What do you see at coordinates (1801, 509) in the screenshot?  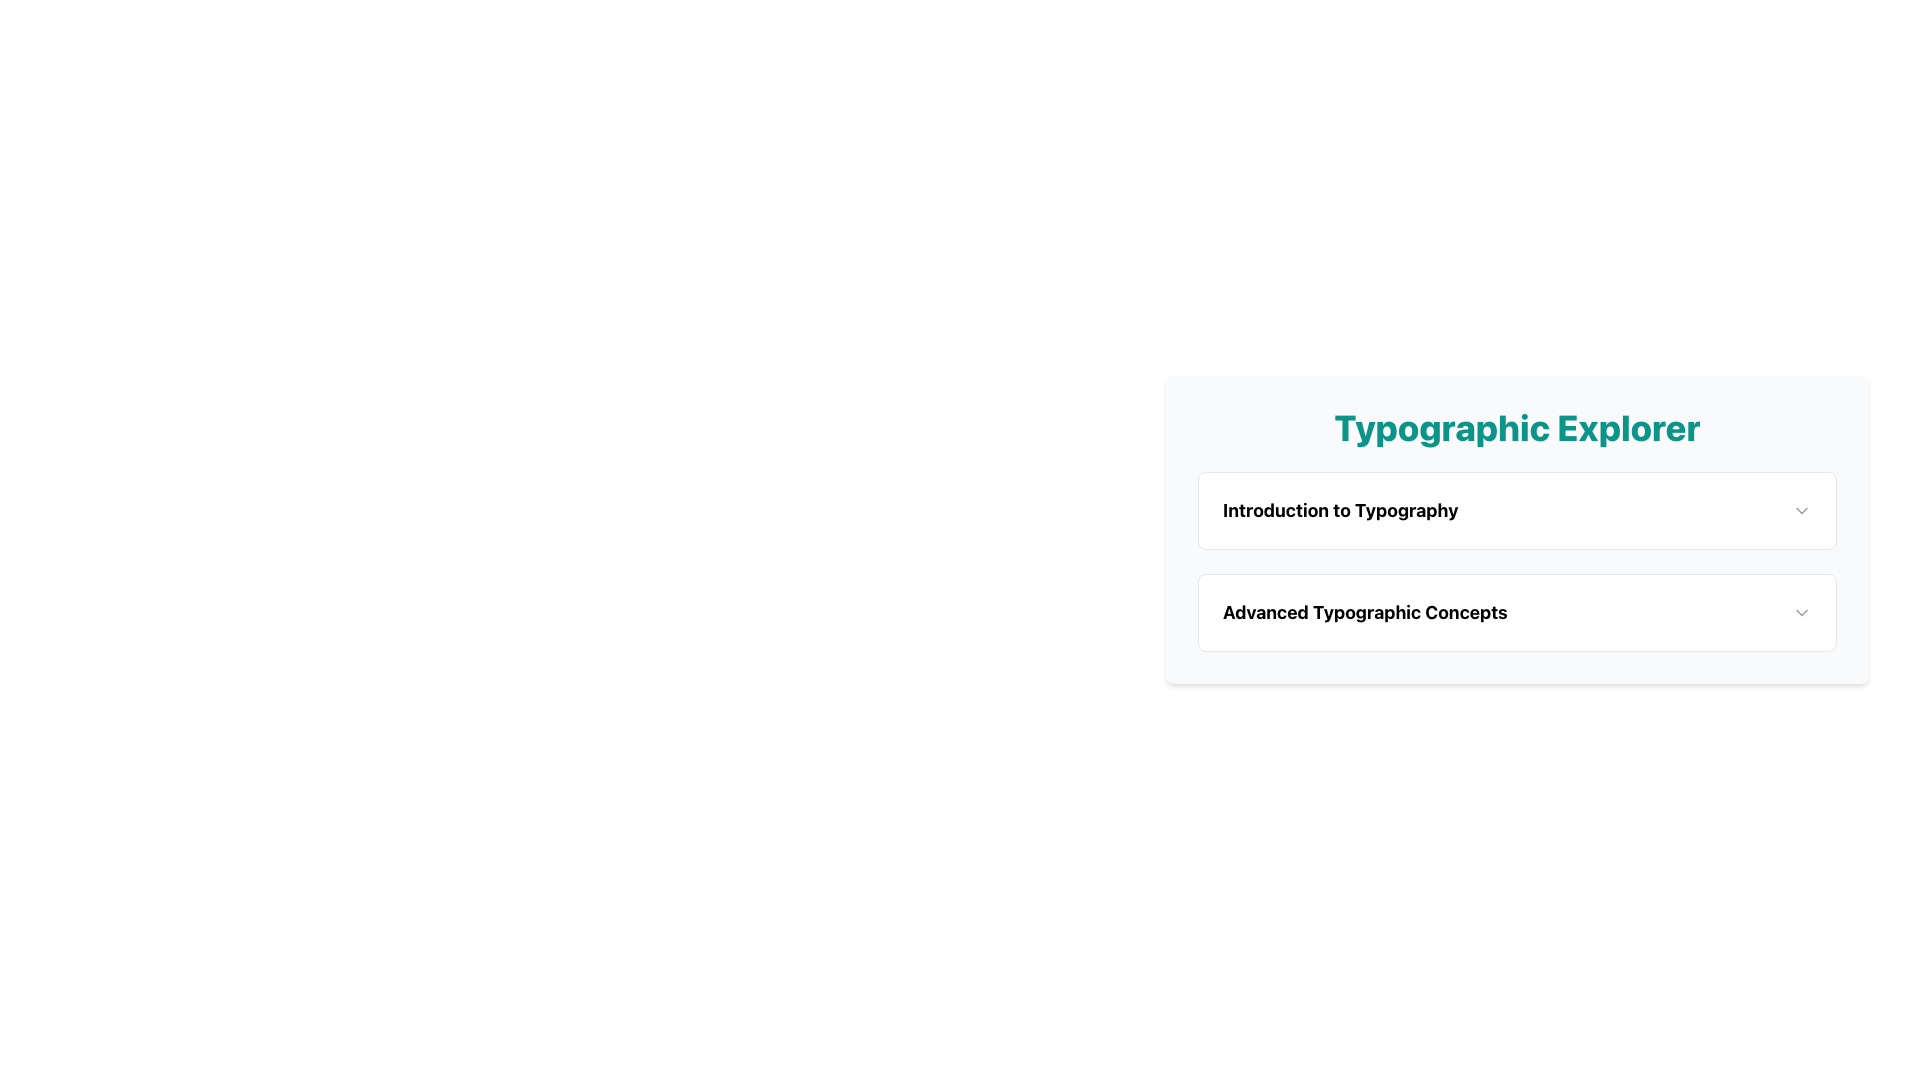 I see `the Dropdown icon located at the right end of the bar containing the text 'Introduction to Typography' in the 'Typographic Explorer' section` at bounding box center [1801, 509].